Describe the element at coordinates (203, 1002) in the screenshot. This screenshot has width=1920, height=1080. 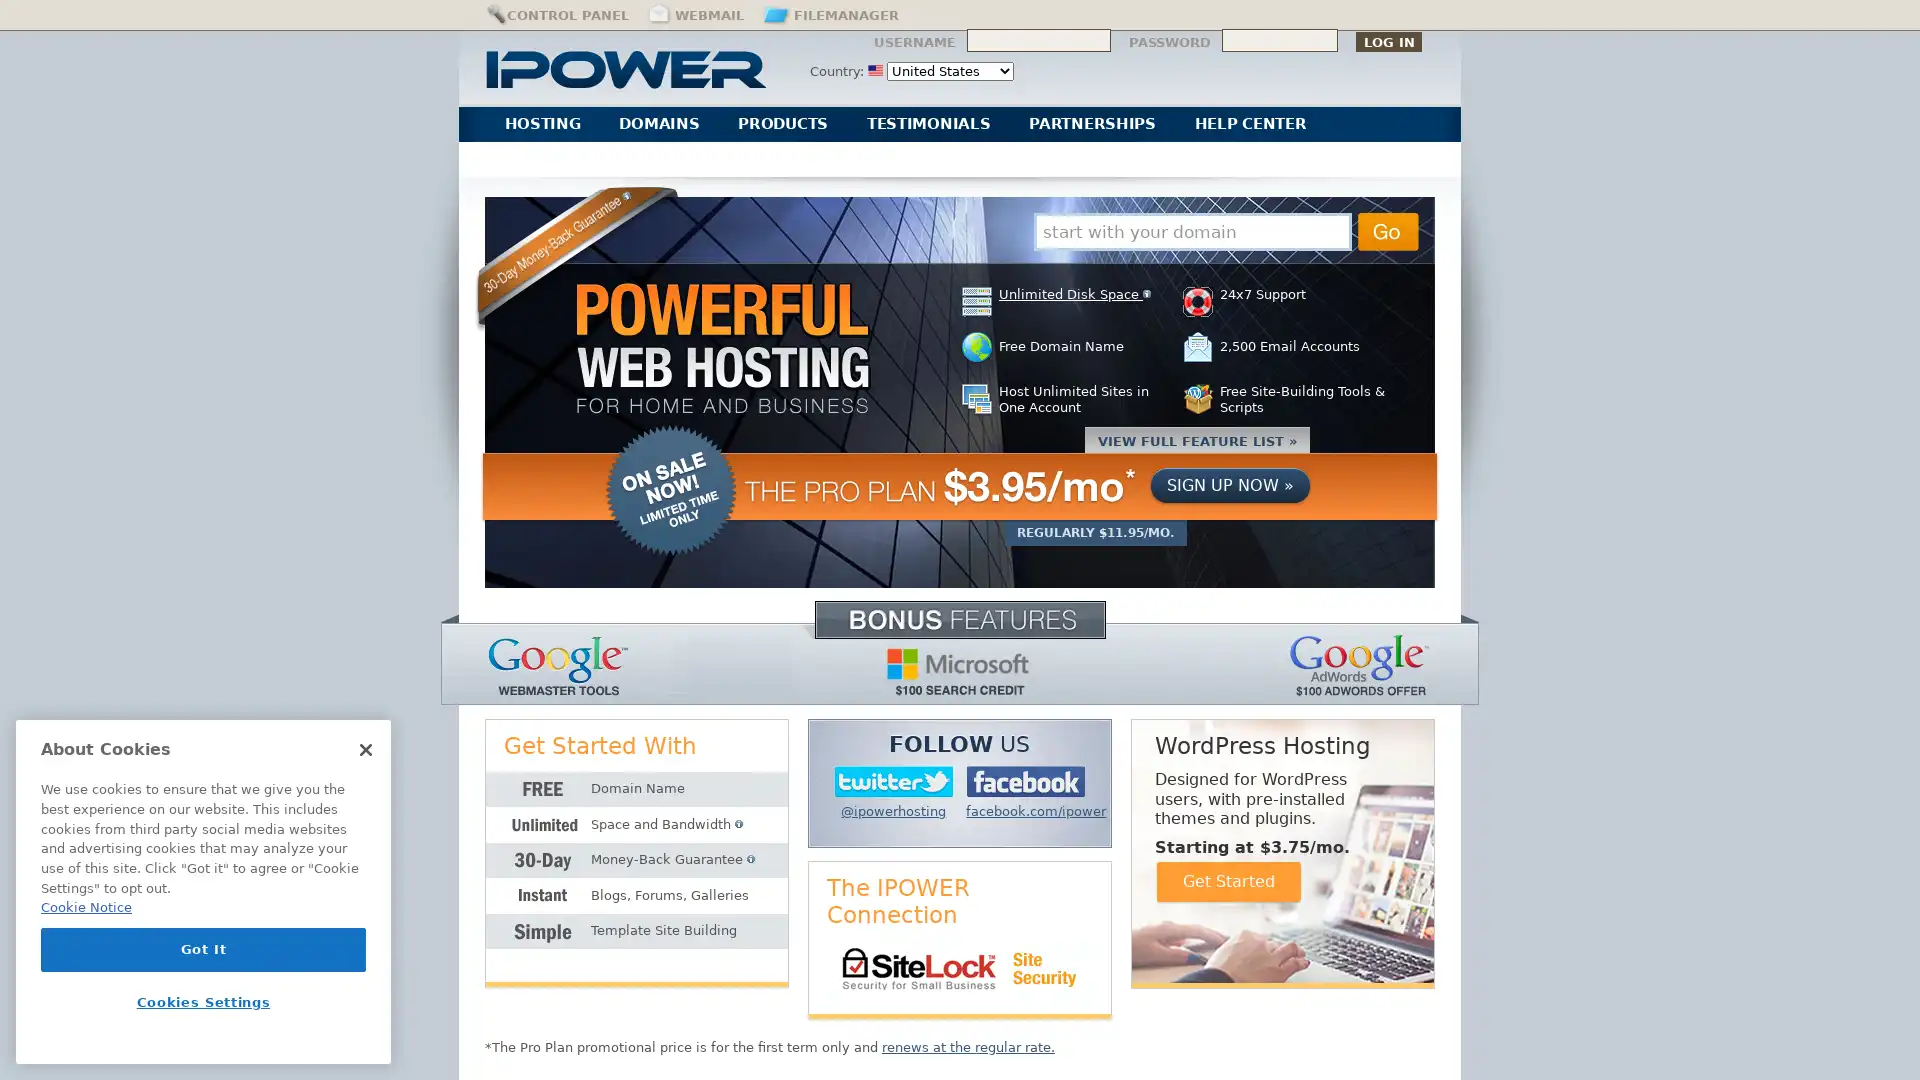
I see `Cookies Settings` at that location.